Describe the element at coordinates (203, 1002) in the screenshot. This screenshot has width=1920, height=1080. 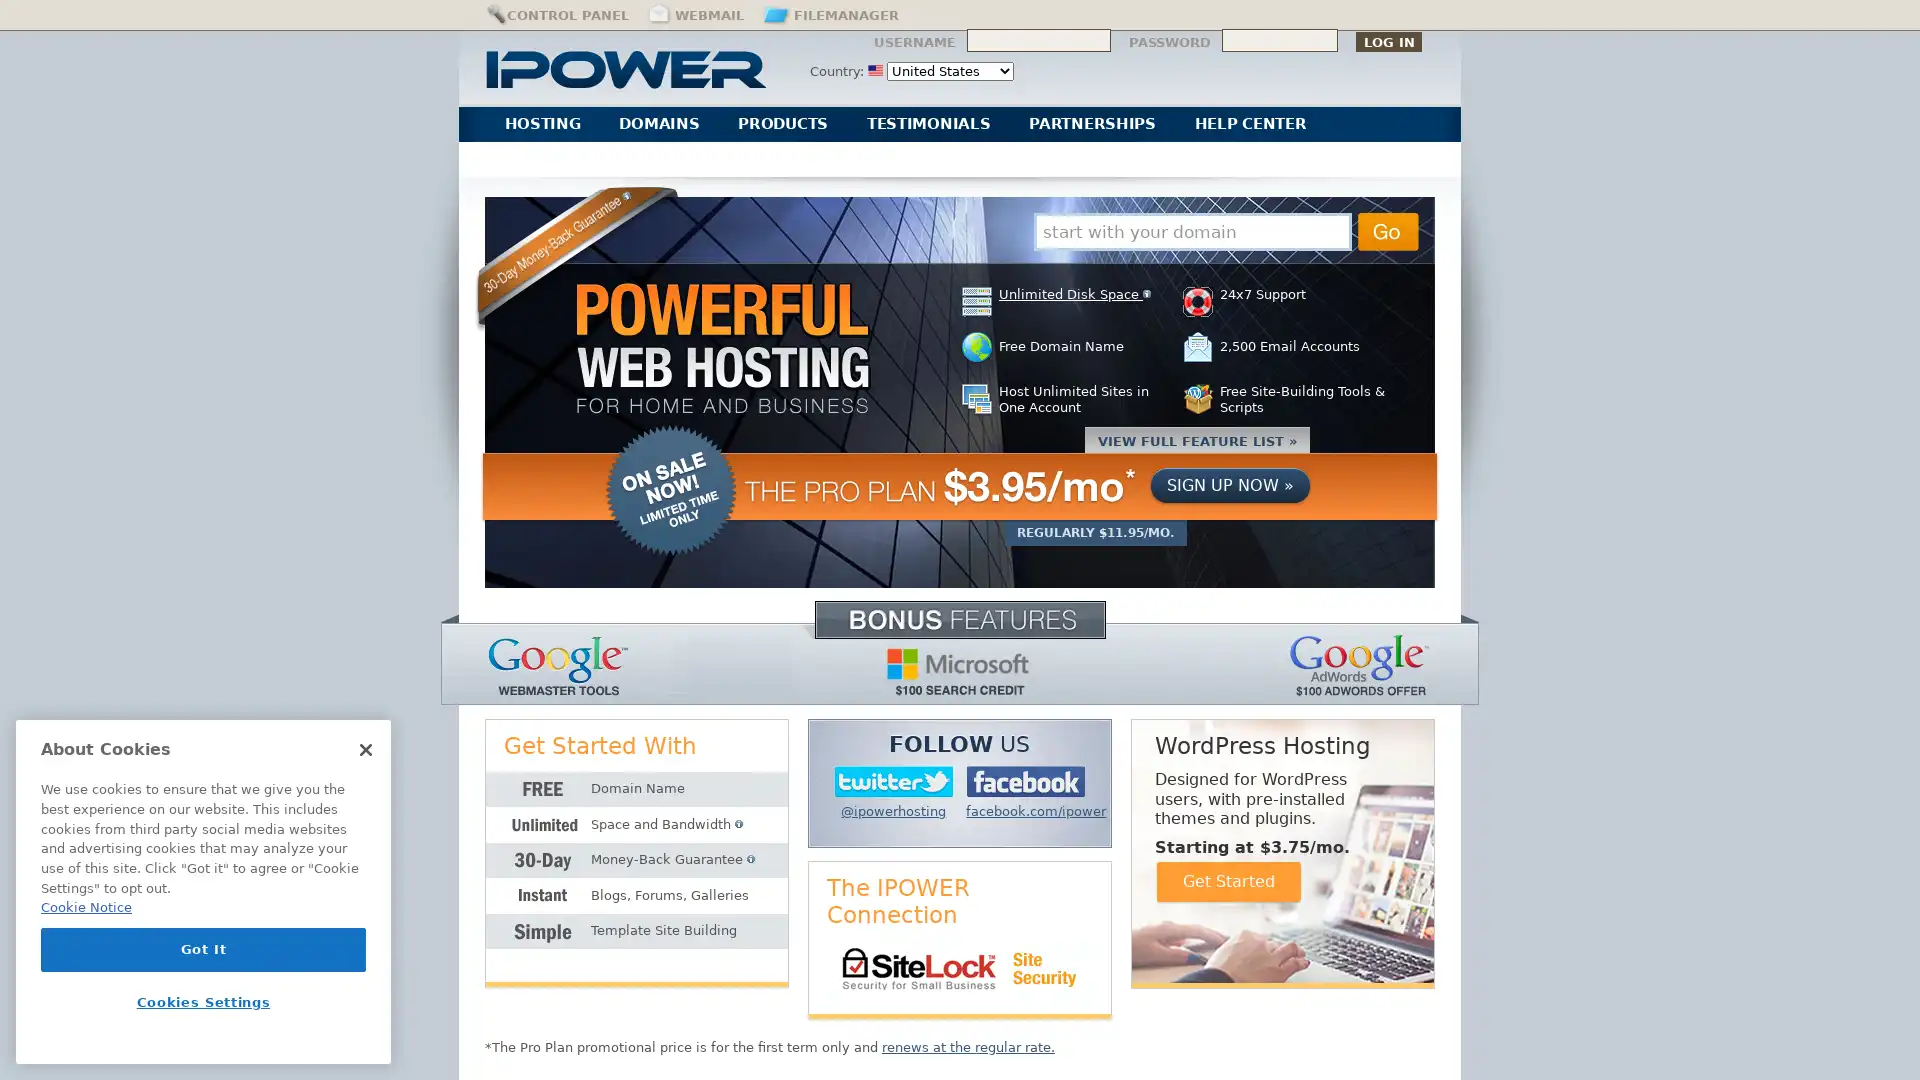
I see `Cookies Settings` at that location.